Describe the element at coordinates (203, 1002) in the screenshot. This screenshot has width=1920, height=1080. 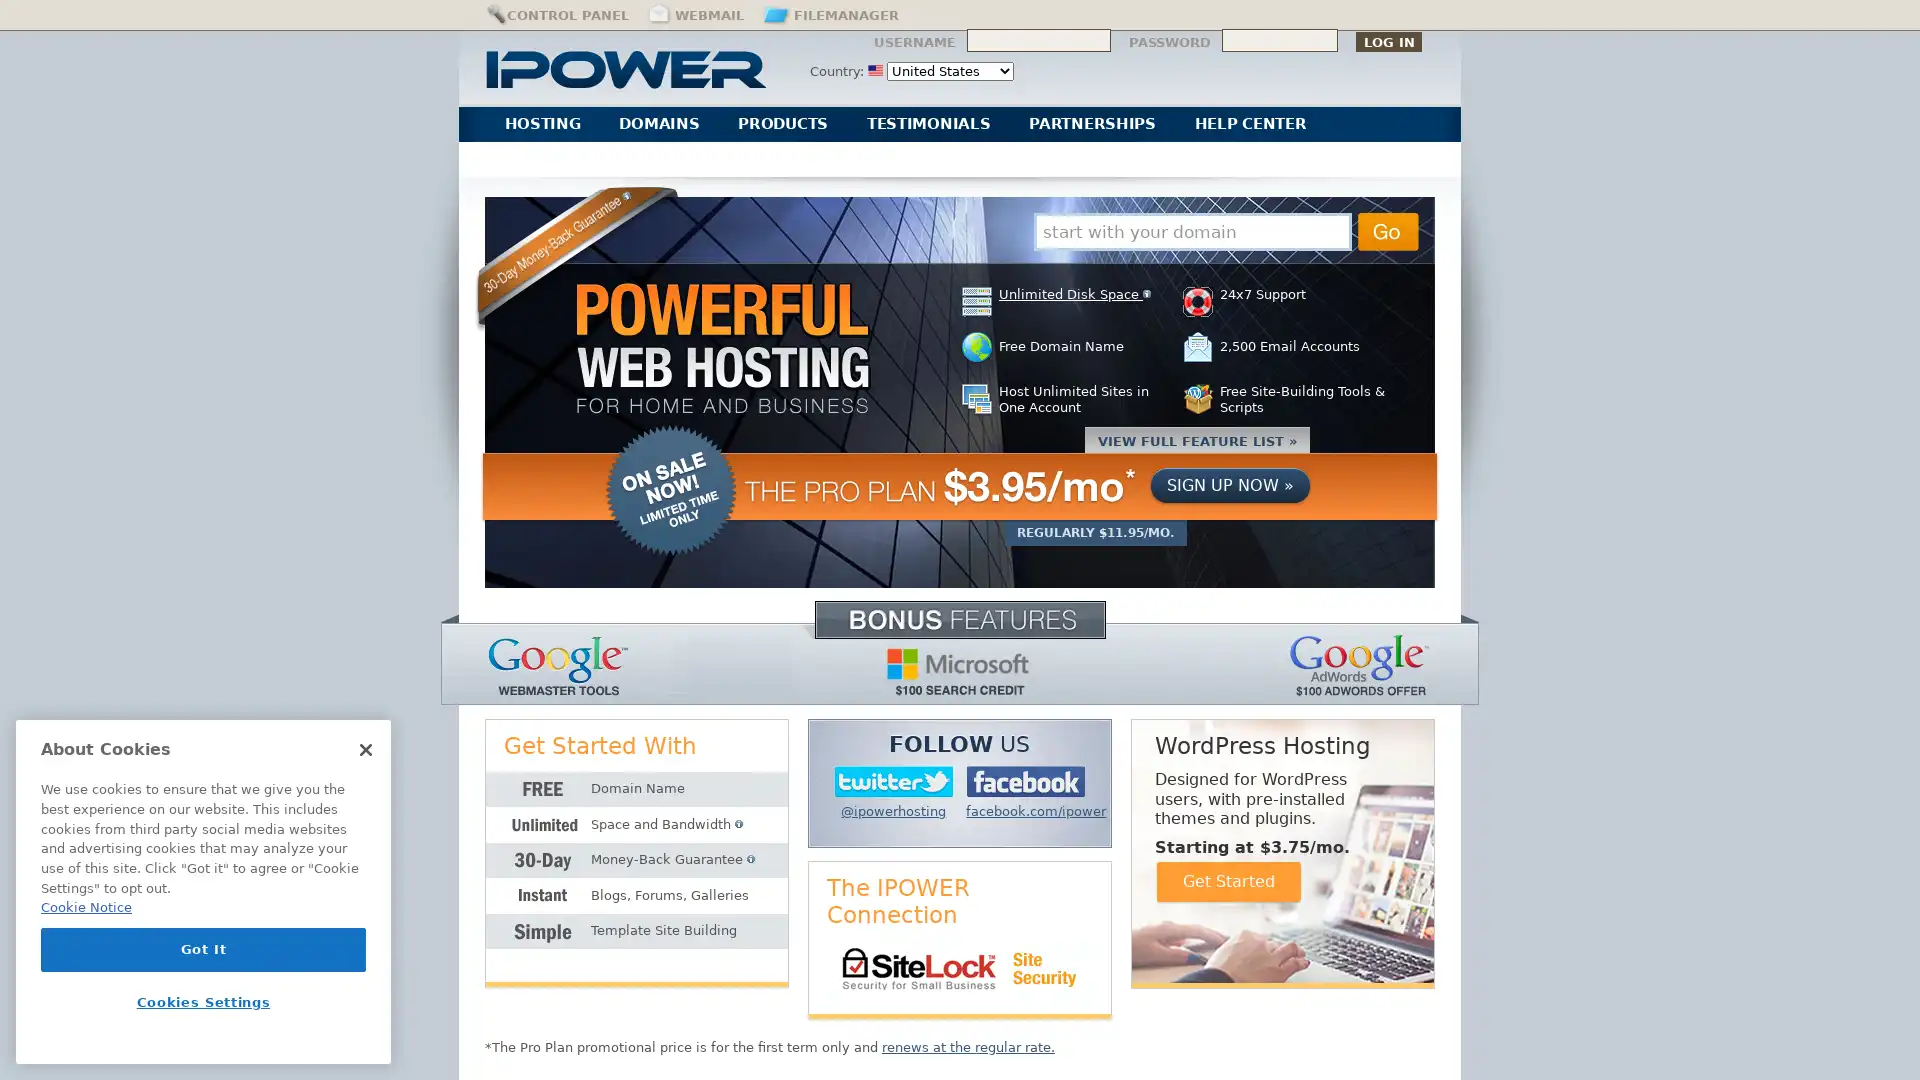
I see `Cookies Settings` at that location.